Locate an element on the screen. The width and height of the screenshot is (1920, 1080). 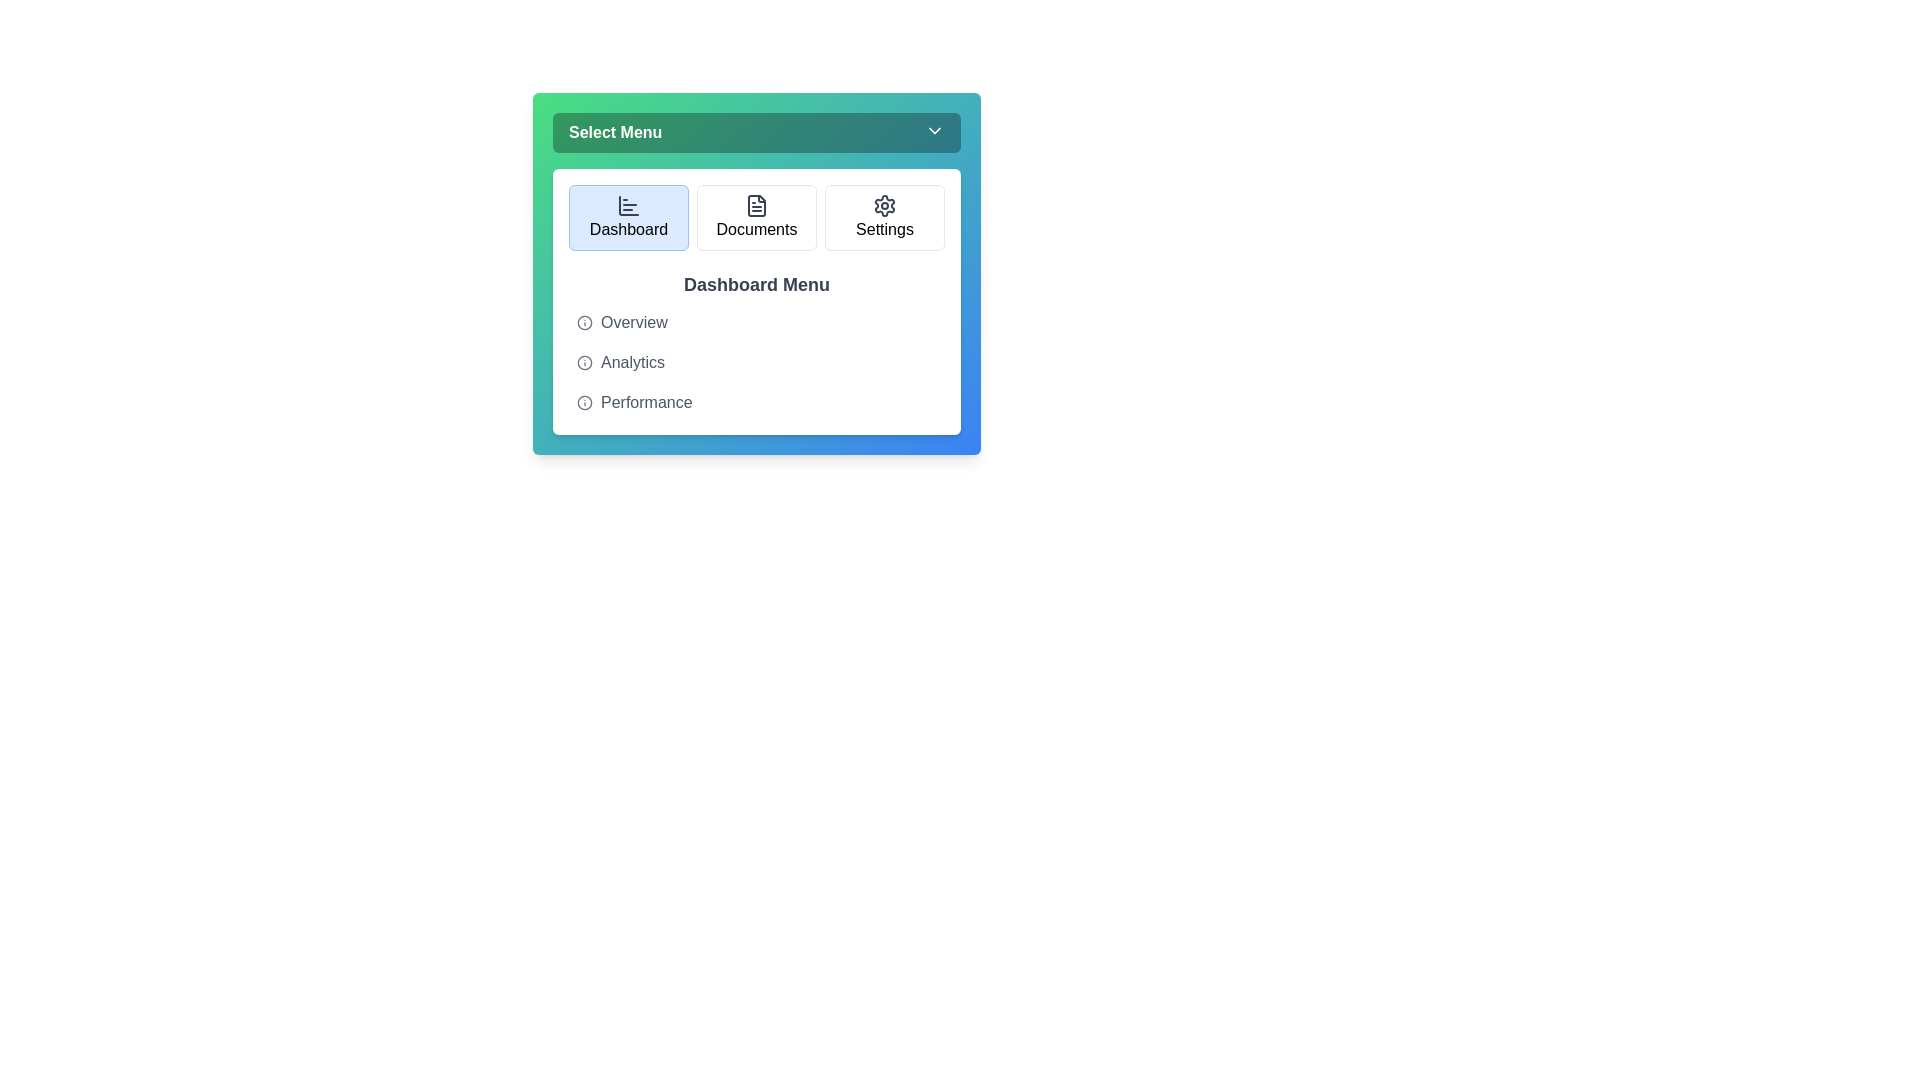
the 'Dashboard Menu' section is located at coordinates (756, 343).